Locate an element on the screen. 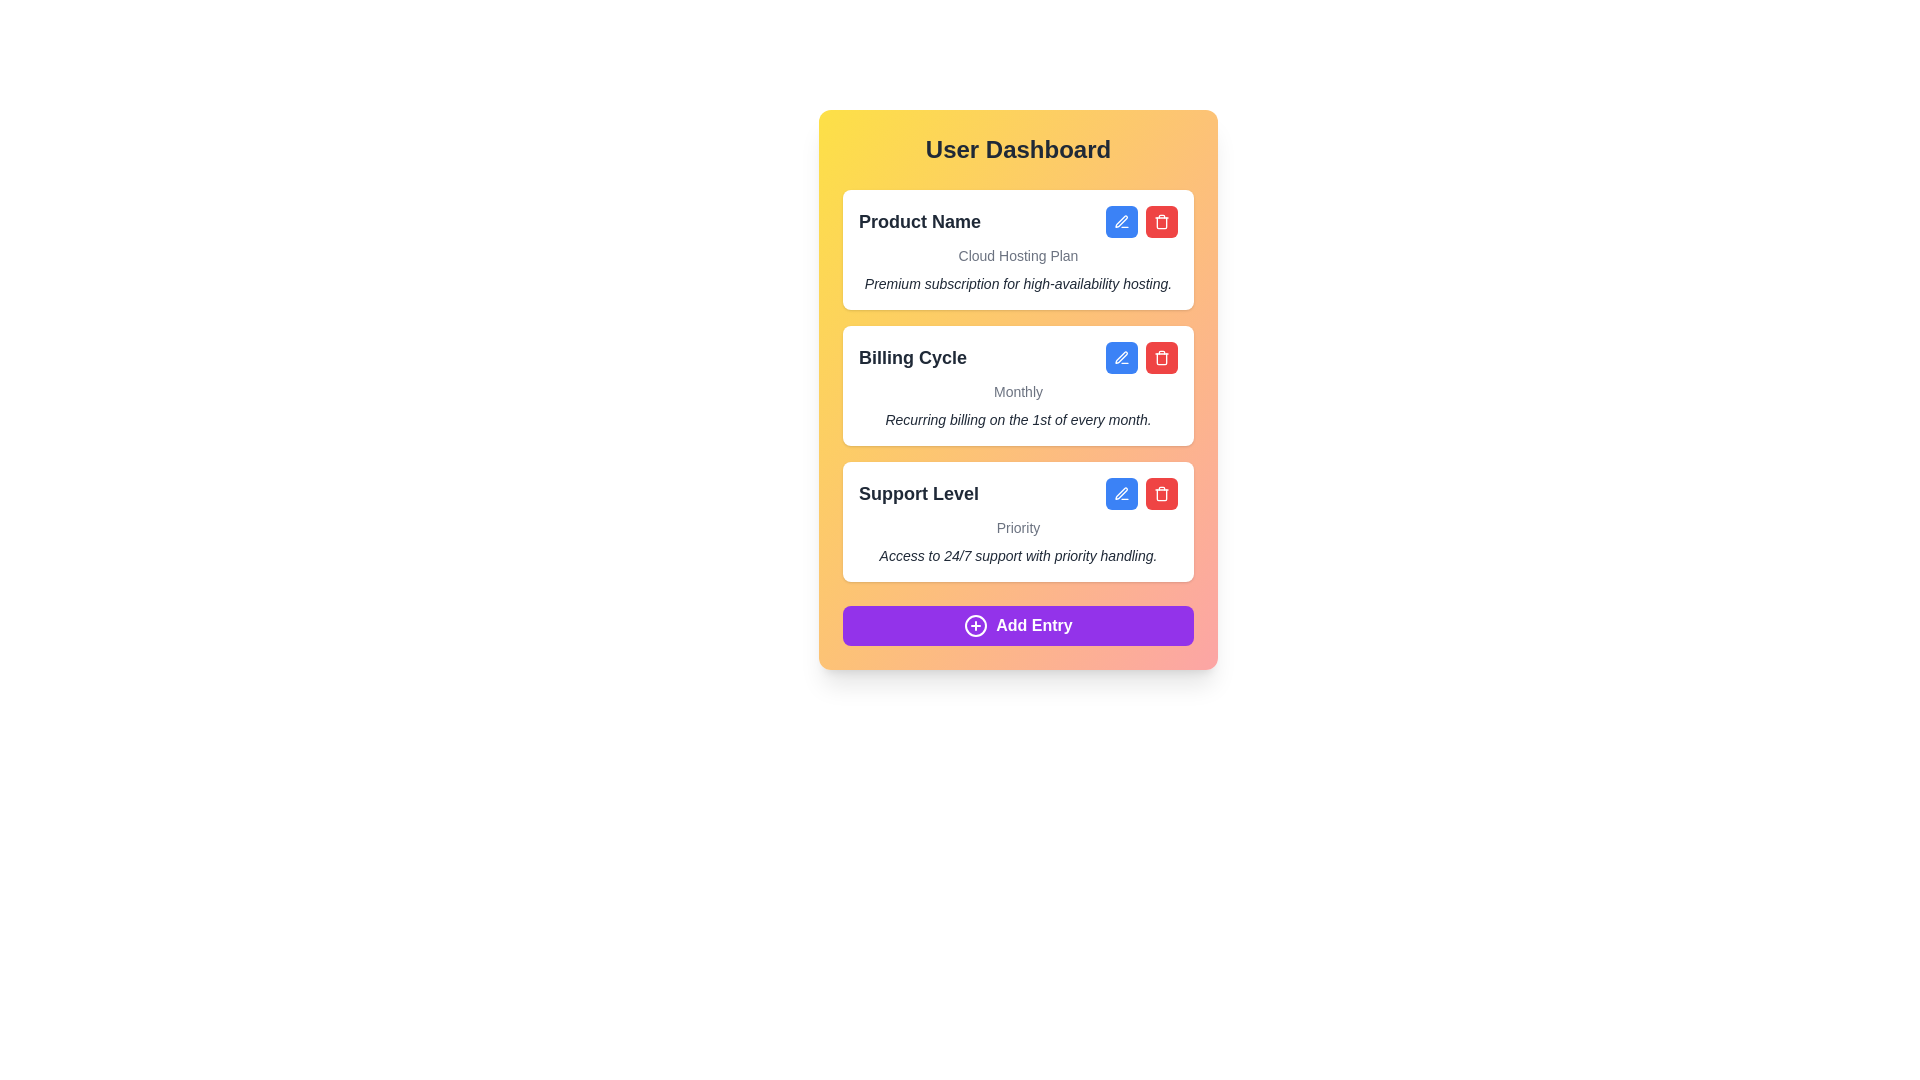  the Icon button located at the top-right corner of the card next to the 'Billing Cycle' label to initiate editing the associated data is located at coordinates (1121, 356).